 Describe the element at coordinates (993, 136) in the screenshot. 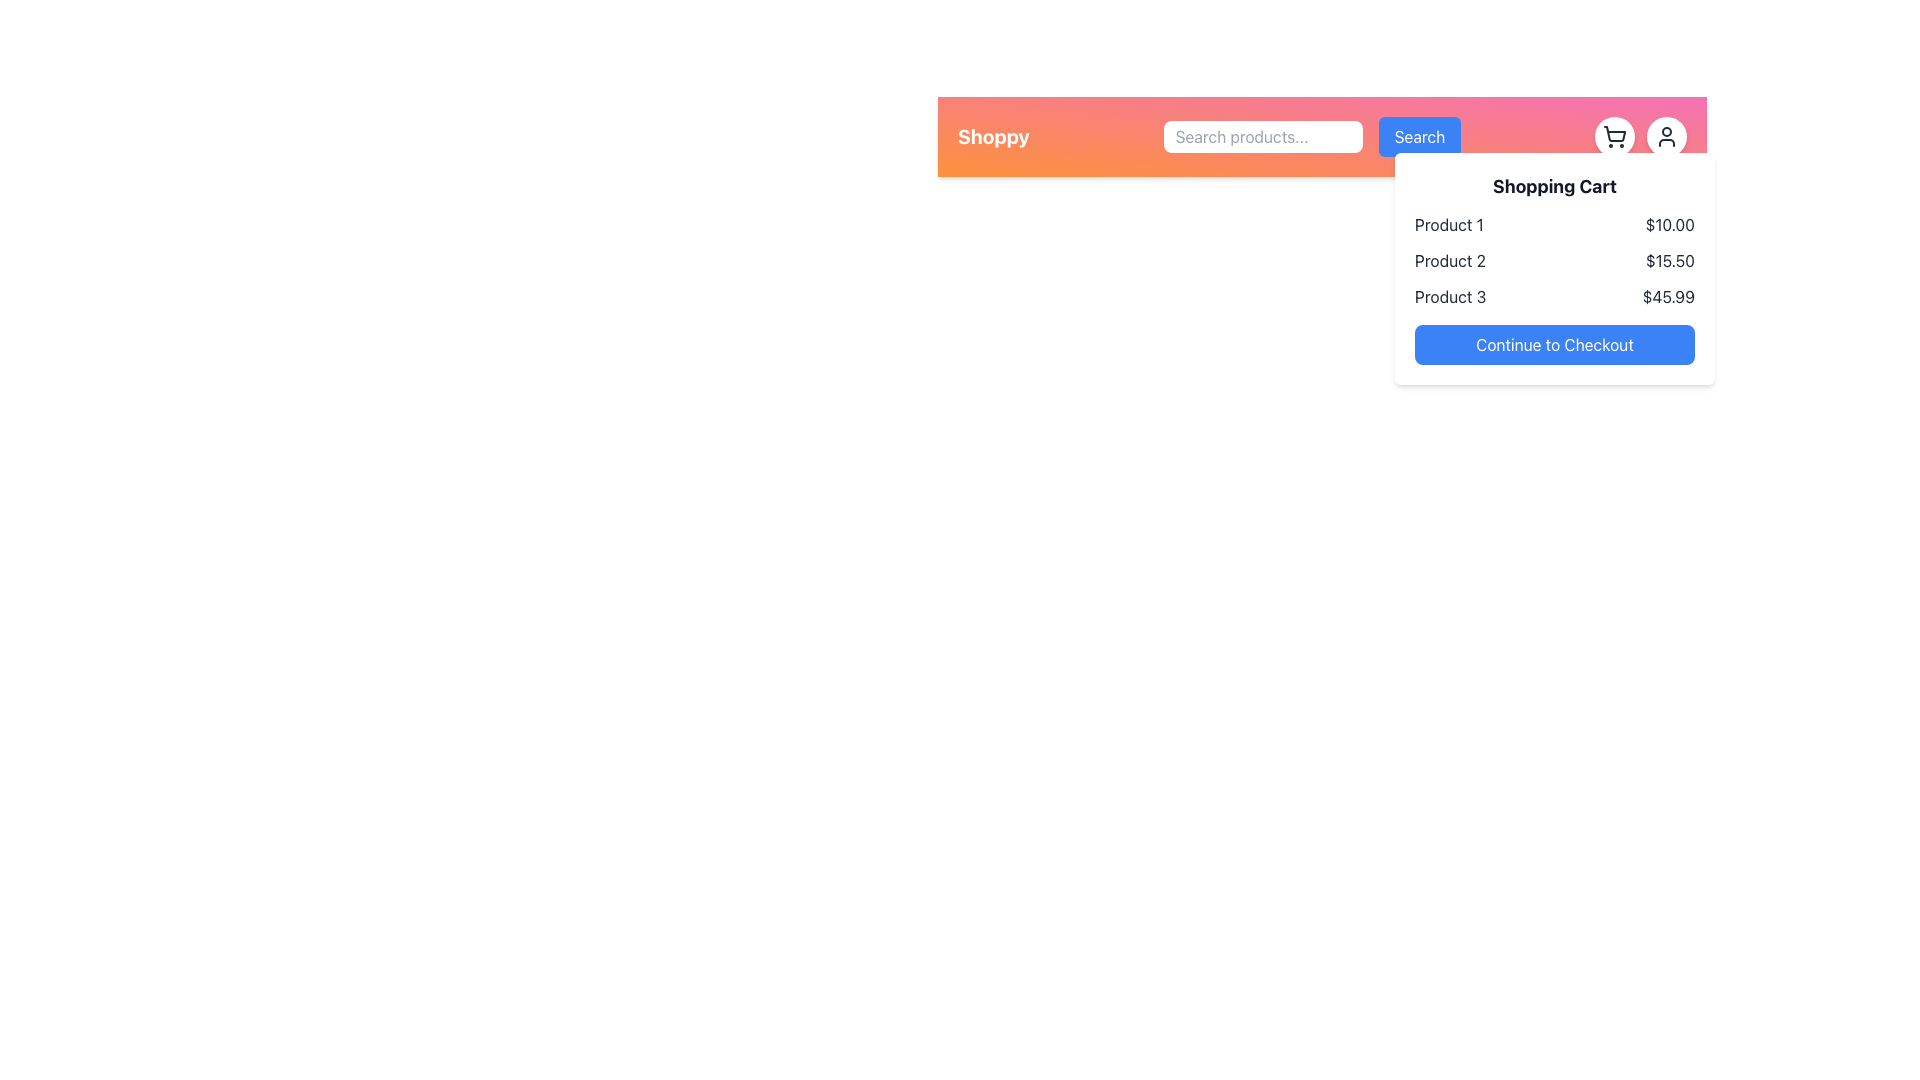

I see `text from the label displaying 'Shoppy' in bold white font on the bright orange background, located at the top left of the navigation bar` at that location.